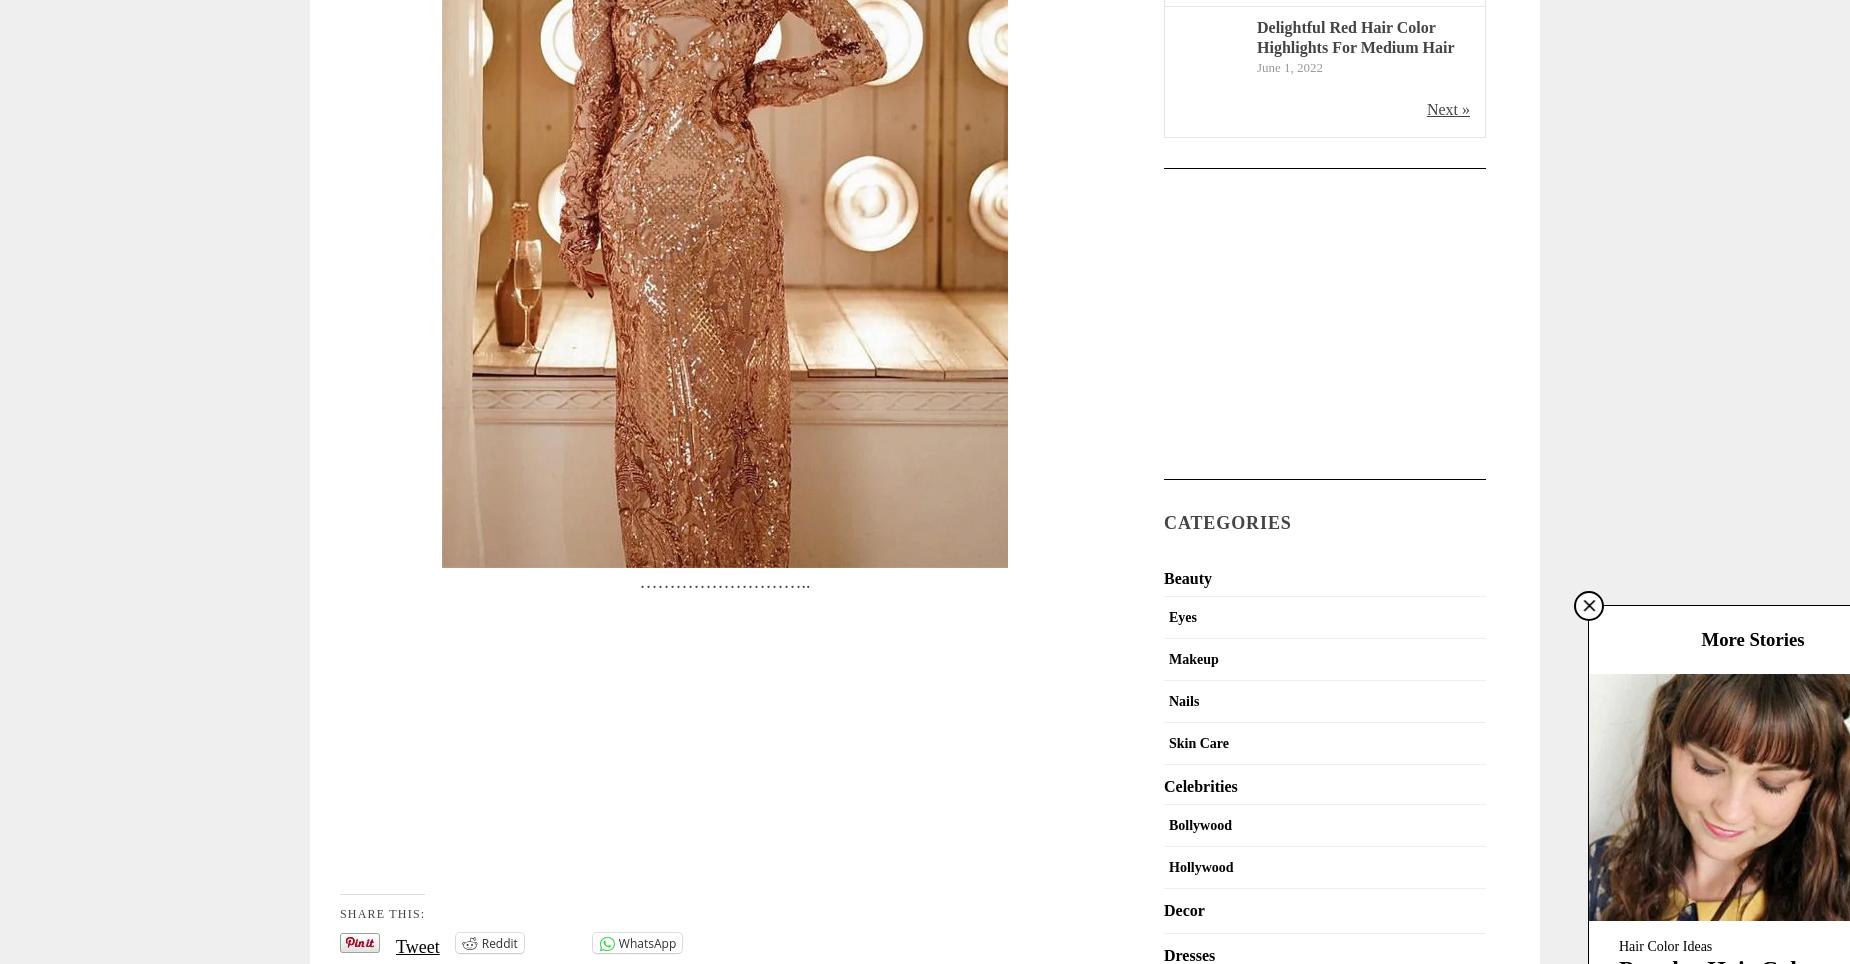 Image resolution: width=1850 pixels, height=964 pixels. What do you see at coordinates (498, 942) in the screenshot?
I see `'Reddit'` at bounding box center [498, 942].